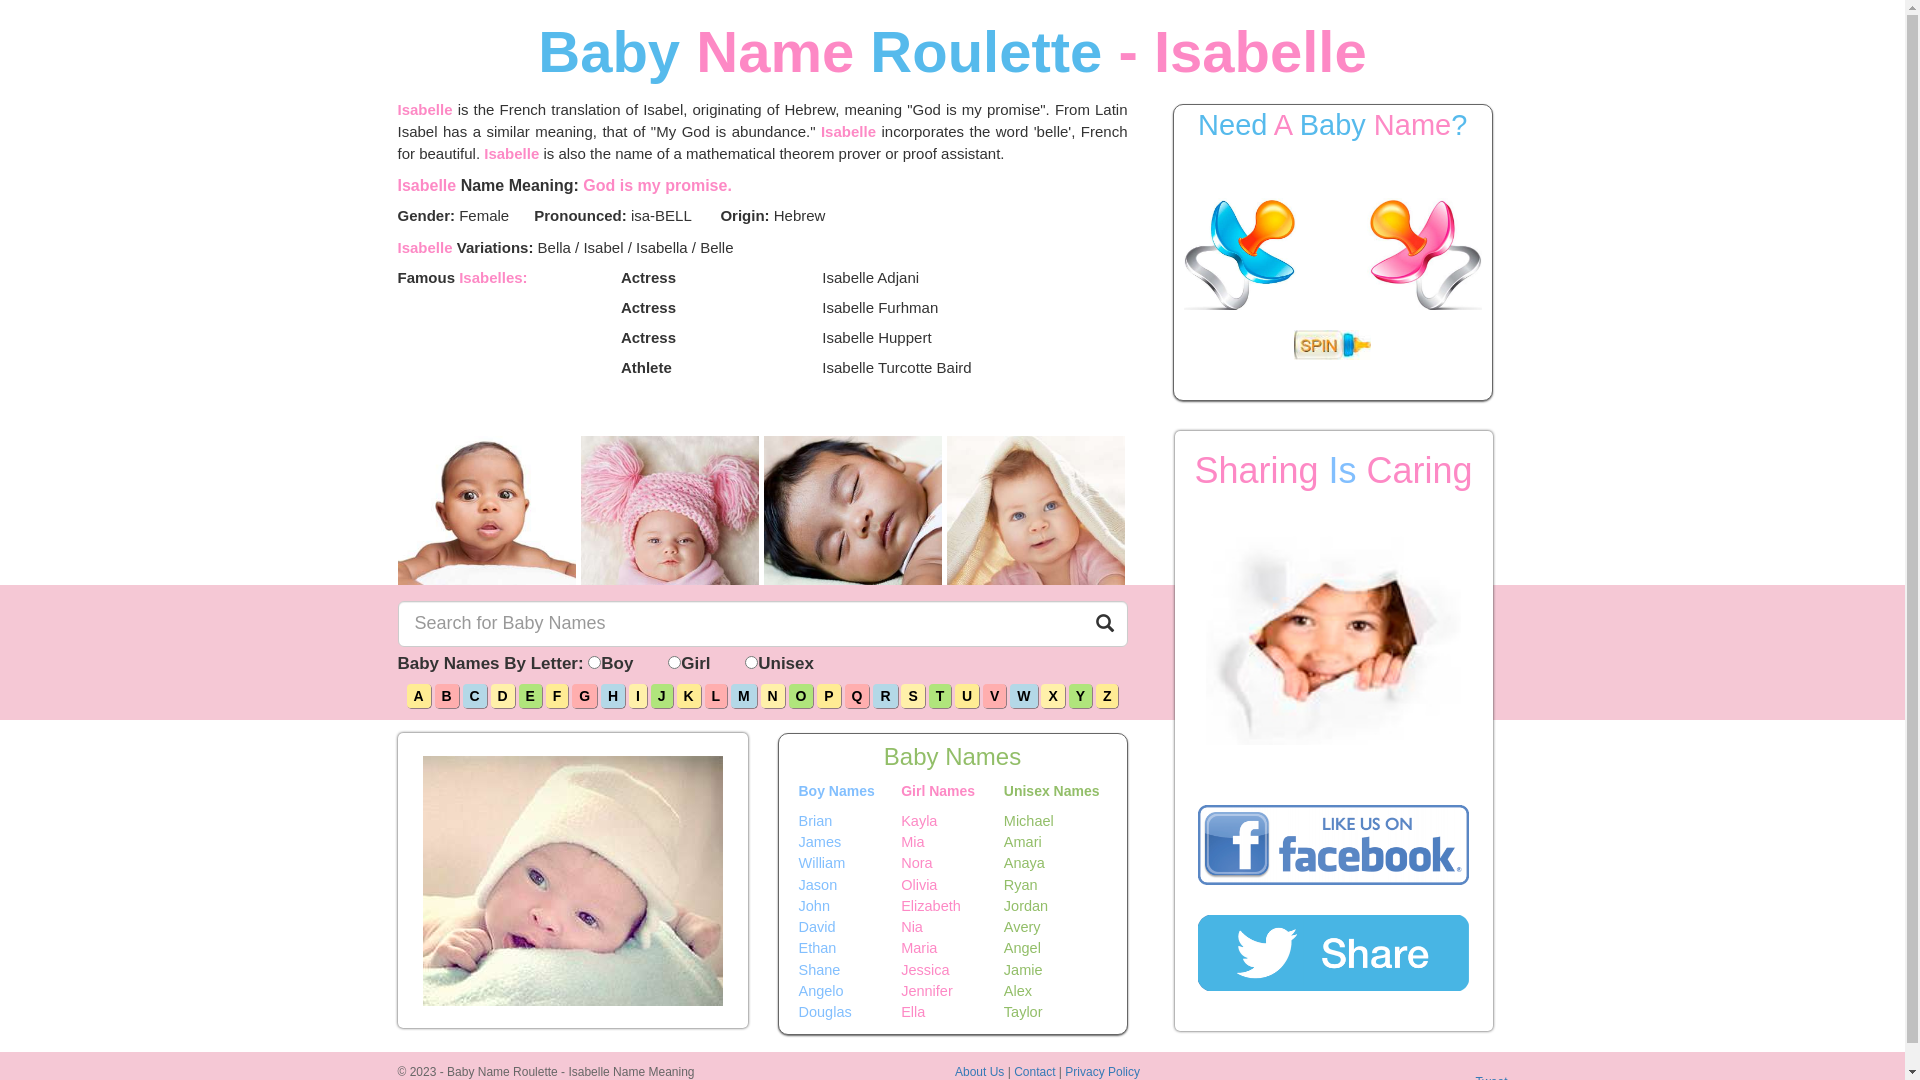  Describe the element at coordinates (900, 790) in the screenshot. I see `'Girl Names'` at that location.